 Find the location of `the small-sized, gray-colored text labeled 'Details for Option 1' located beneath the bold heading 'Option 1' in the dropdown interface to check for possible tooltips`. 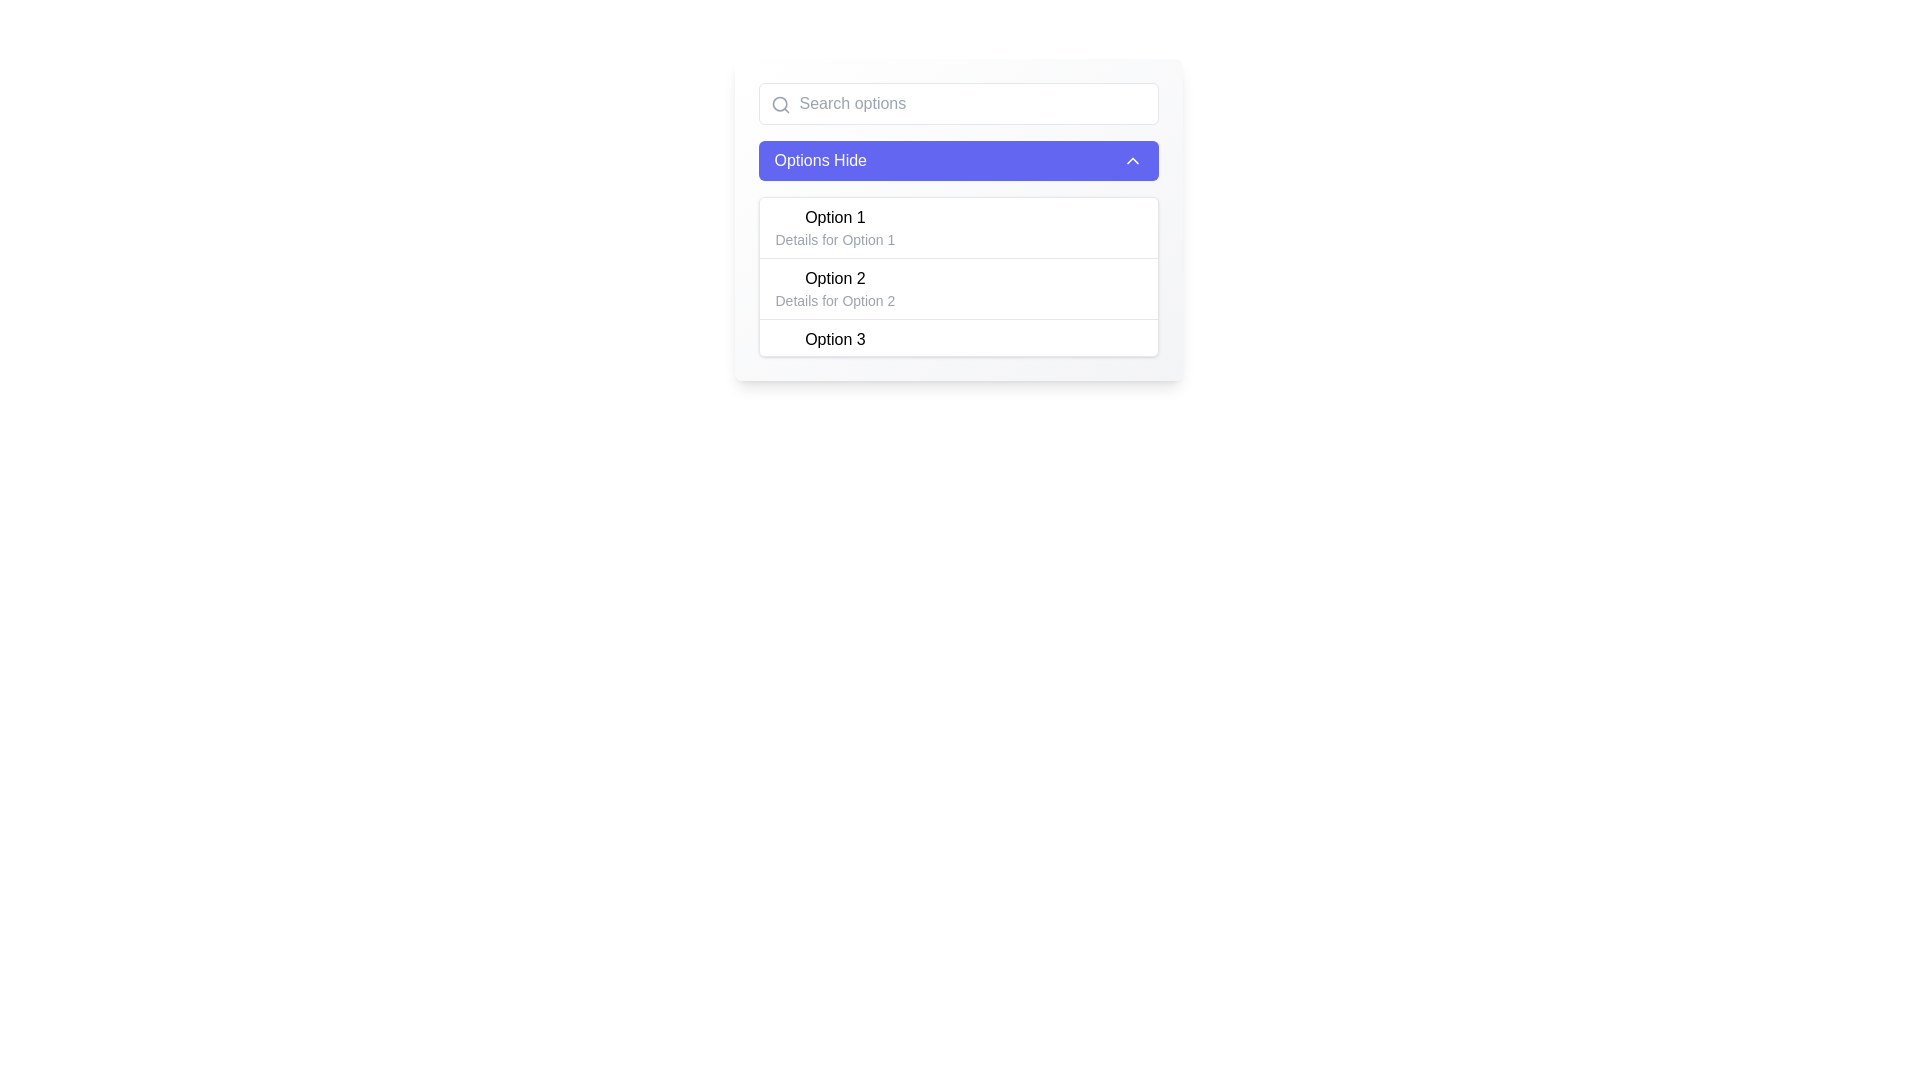

the small-sized, gray-colored text labeled 'Details for Option 1' located beneath the bold heading 'Option 1' in the dropdown interface to check for possible tooltips is located at coordinates (835, 238).